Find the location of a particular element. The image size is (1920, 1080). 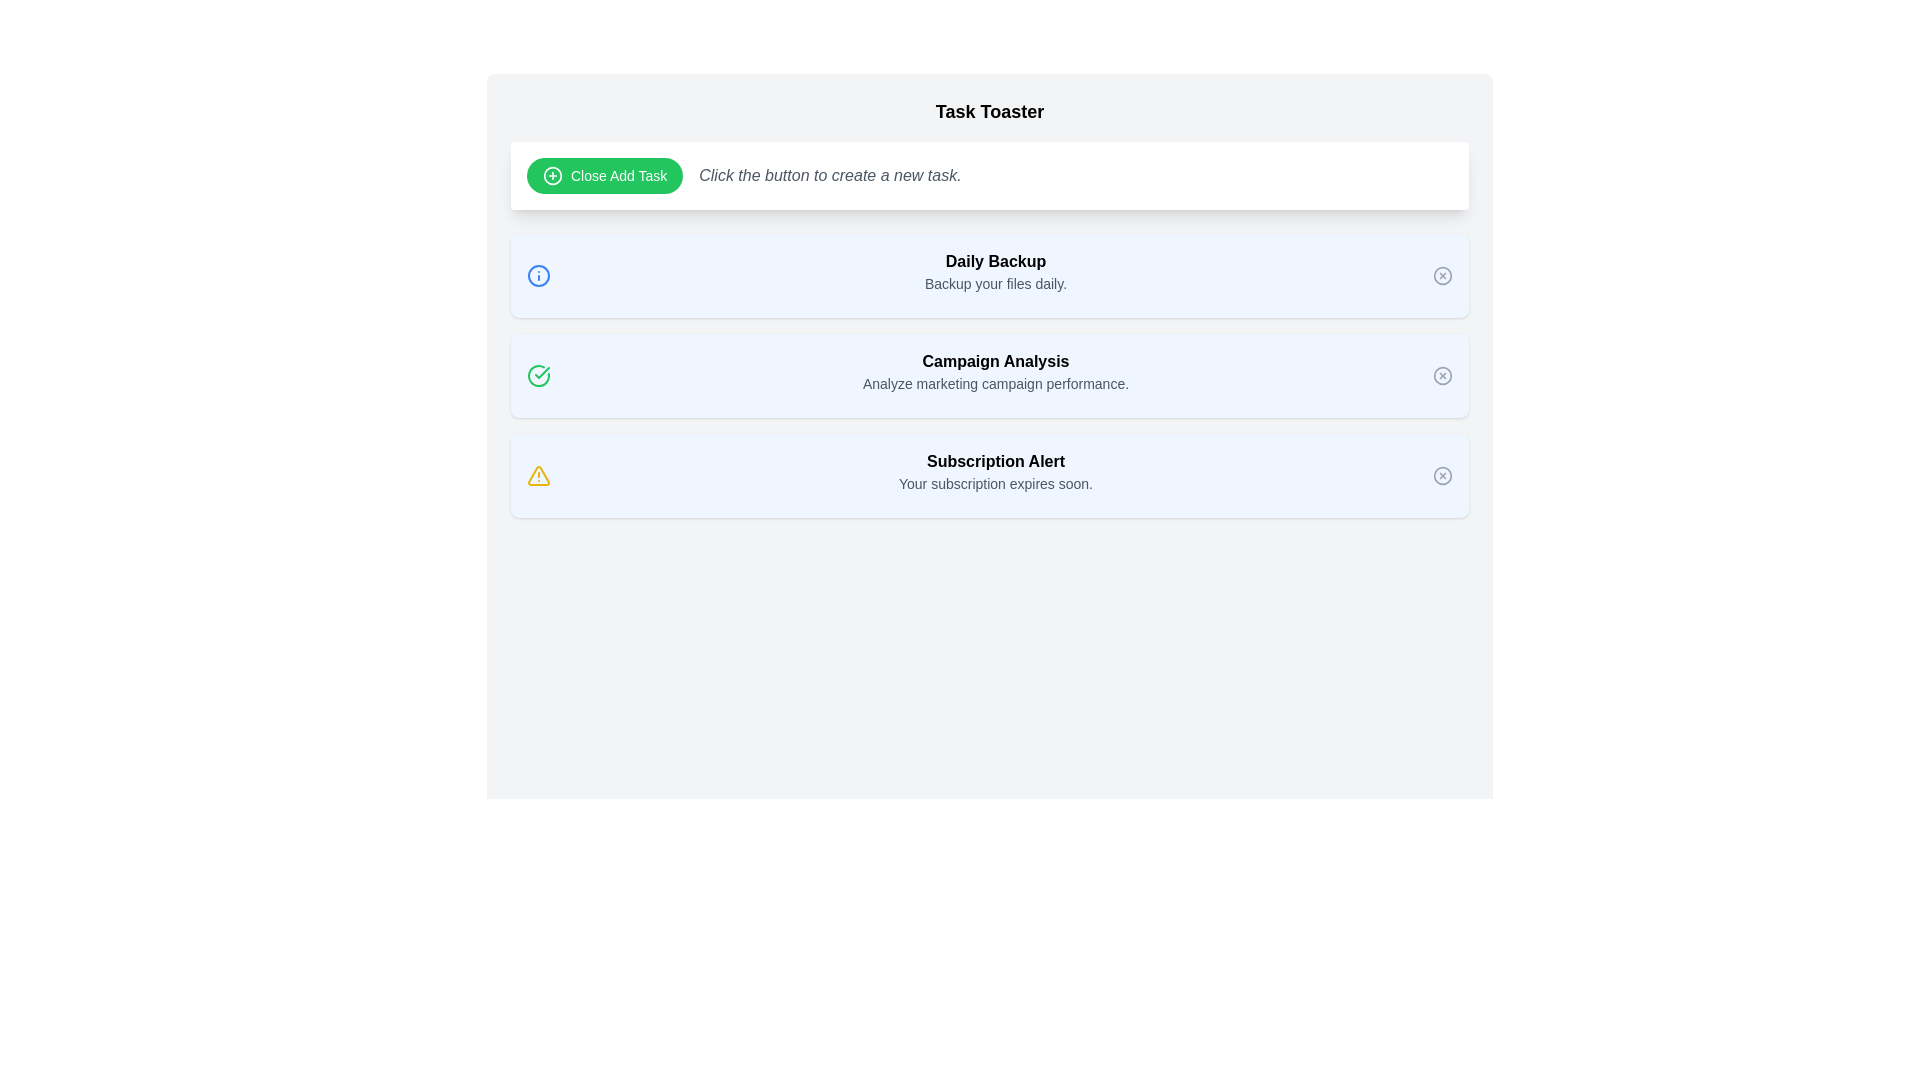

the status indicator icon for the 'Campaign Analysis' entry, which visually signifies successful completion and is located on the left side of the row is located at coordinates (538, 375).